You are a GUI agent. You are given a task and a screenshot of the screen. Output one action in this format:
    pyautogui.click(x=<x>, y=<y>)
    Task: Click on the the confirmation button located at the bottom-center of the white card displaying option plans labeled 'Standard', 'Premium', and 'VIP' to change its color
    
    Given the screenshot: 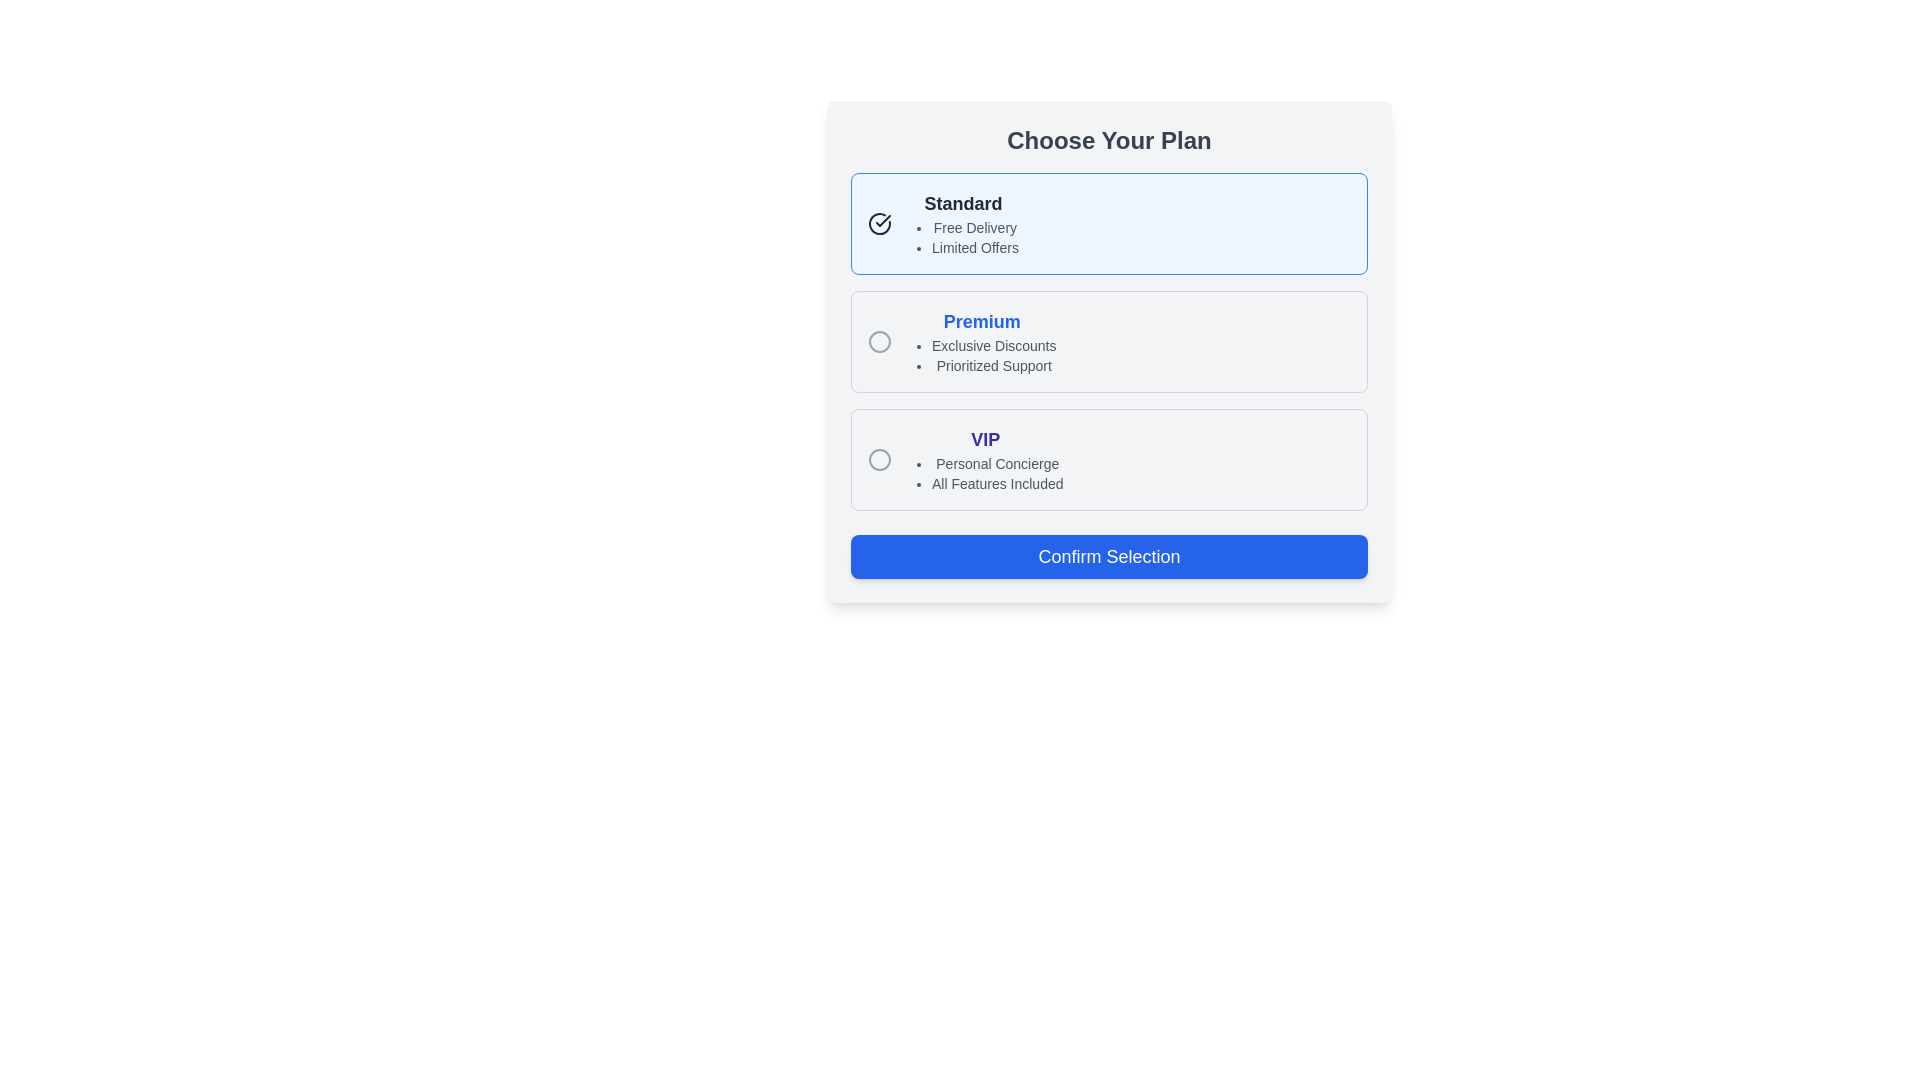 What is the action you would take?
    pyautogui.click(x=1108, y=556)
    